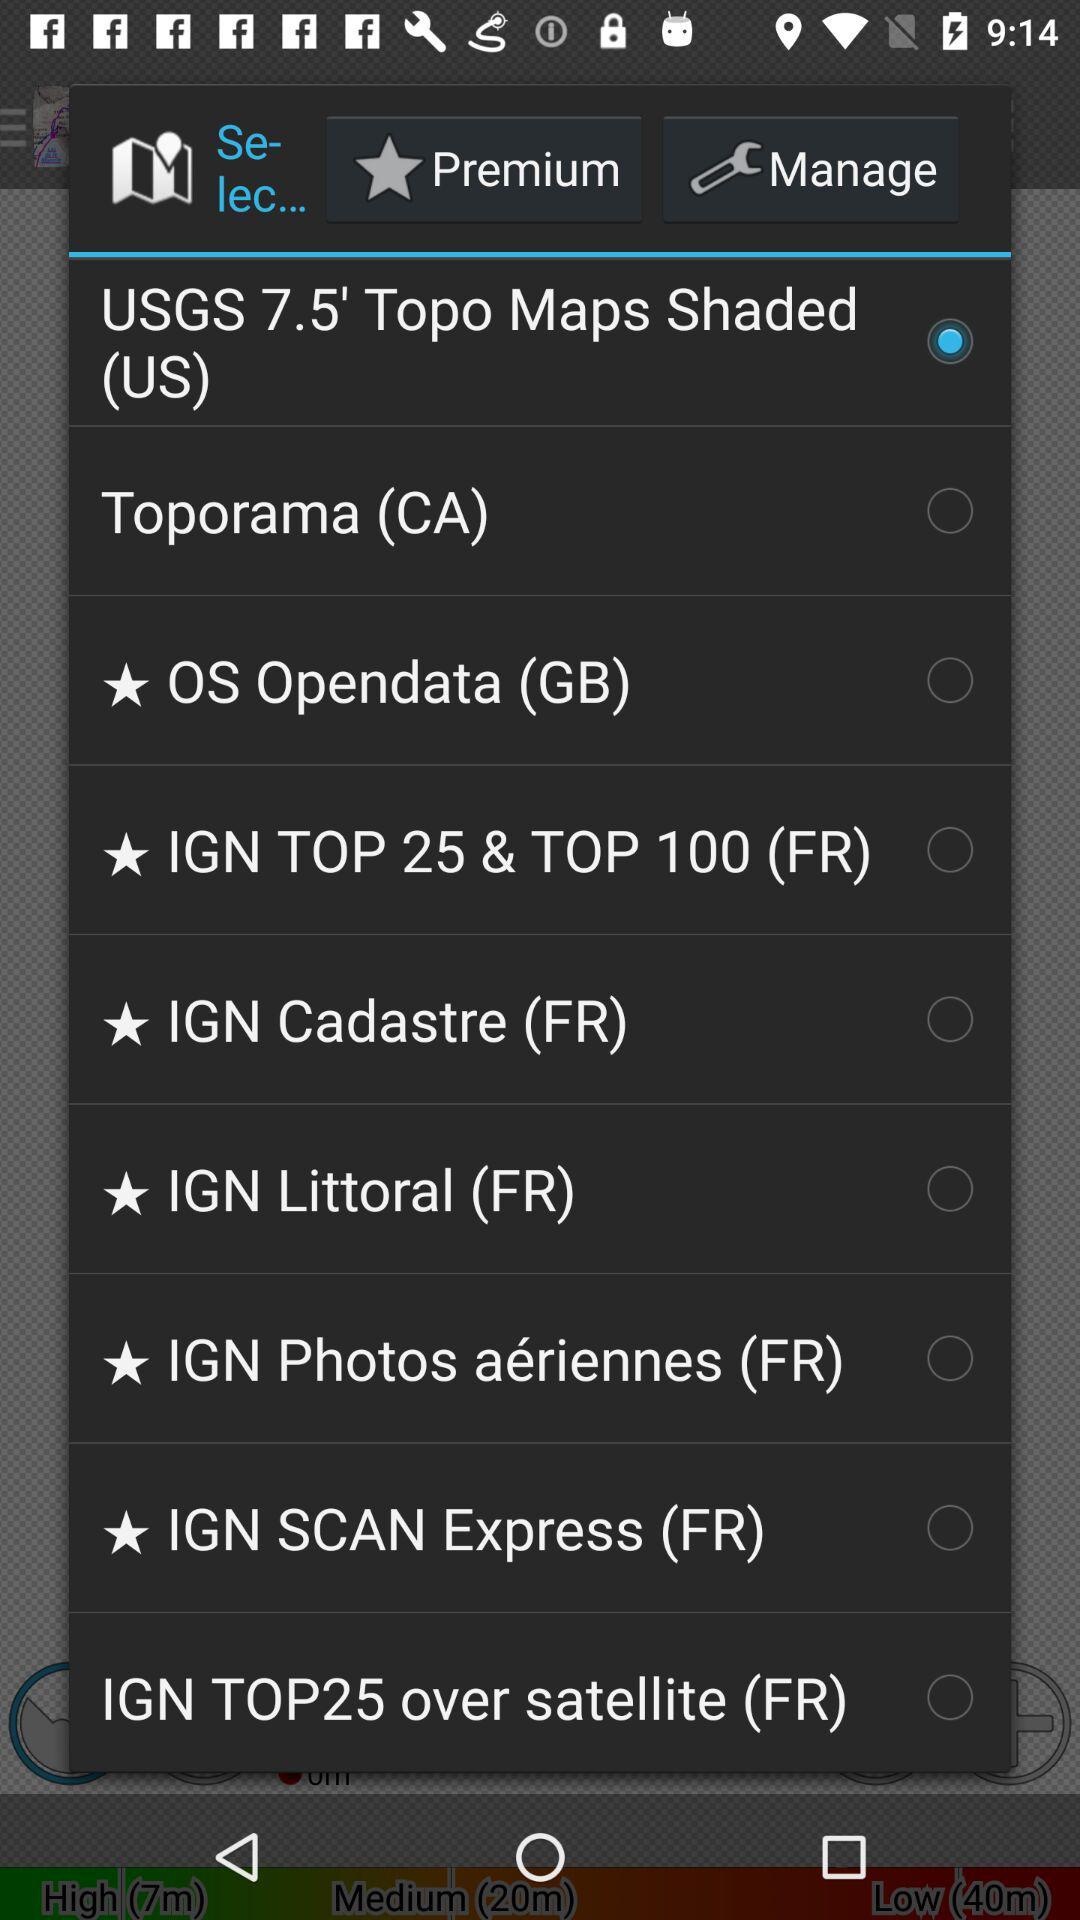 Image resolution: width=1080 pixels, height=1920 pixels. What do you see at coordinates (810, 168) in the screenshot?
I see `icon at the top right corner` at bounding box center [810, 168].